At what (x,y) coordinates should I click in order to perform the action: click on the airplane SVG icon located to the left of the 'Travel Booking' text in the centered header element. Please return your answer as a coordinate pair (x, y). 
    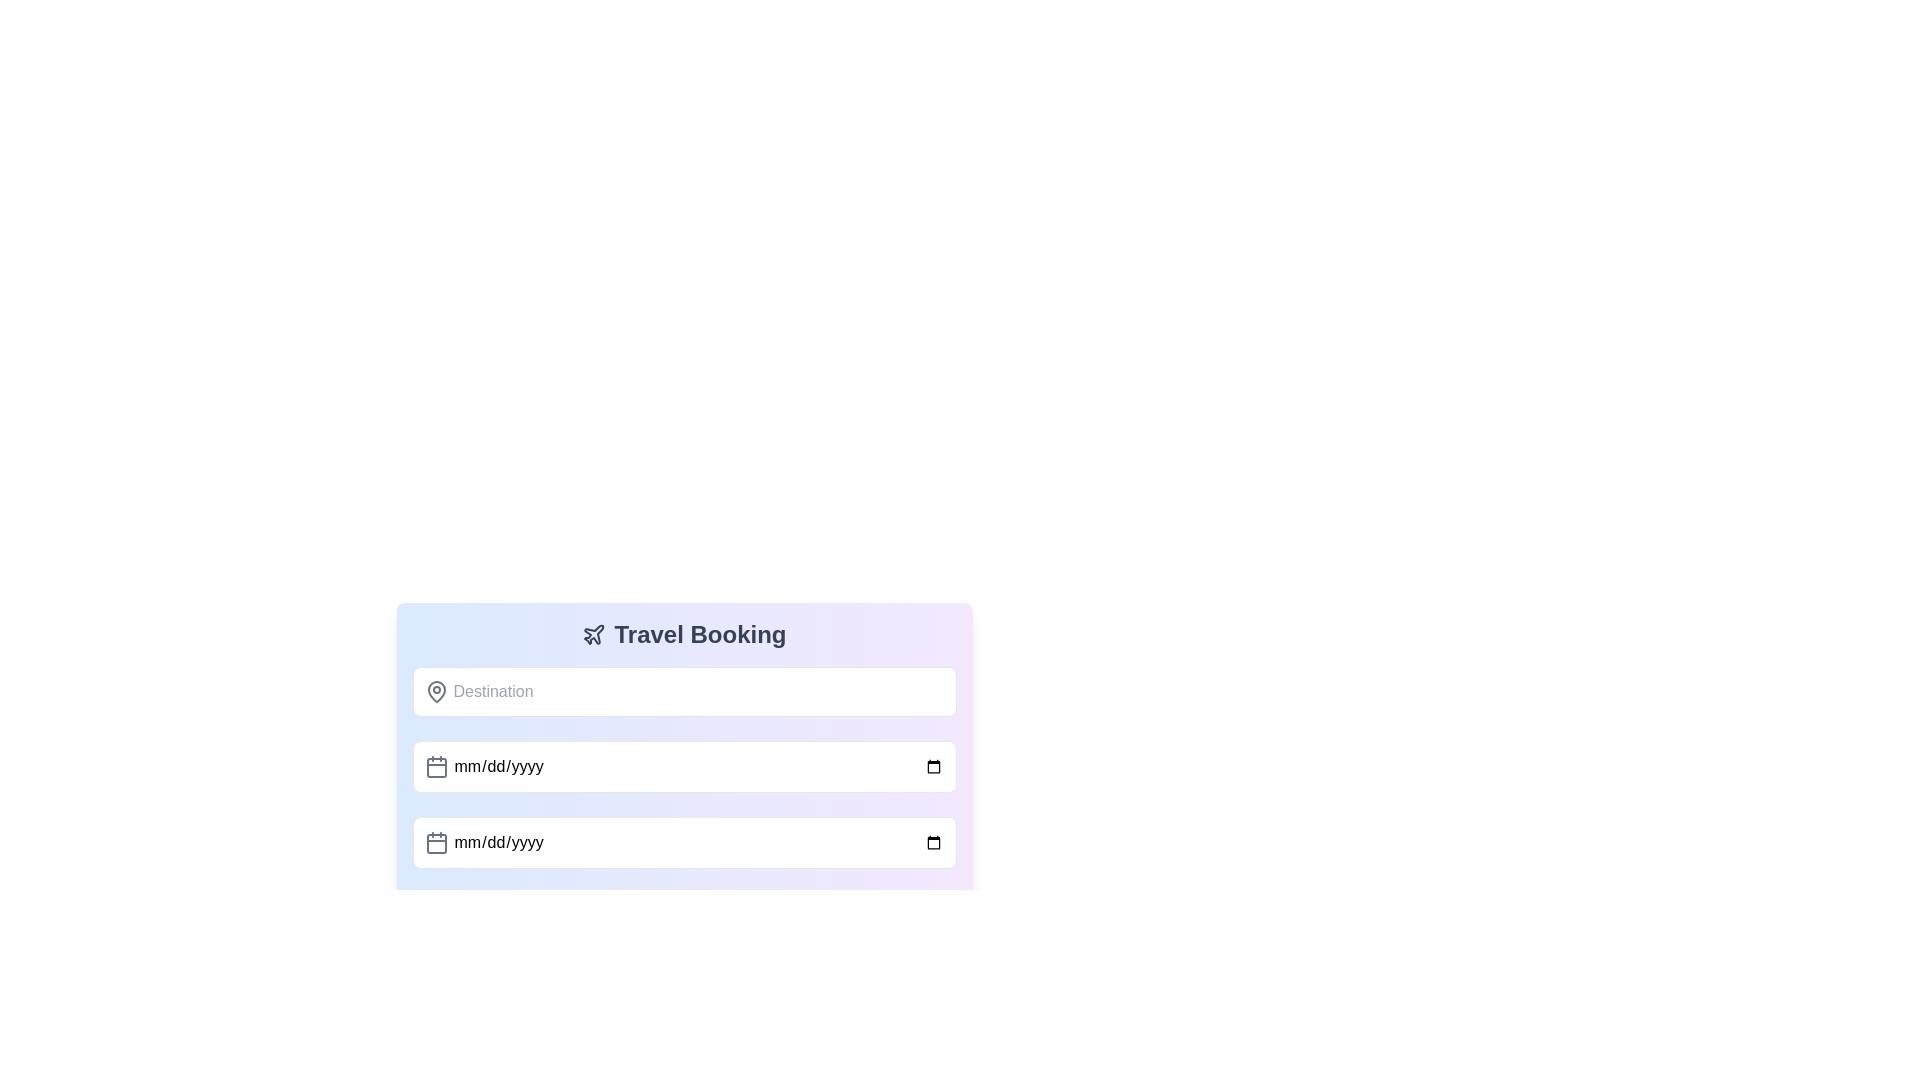
    Looking at the image, I should click on (593, 635).